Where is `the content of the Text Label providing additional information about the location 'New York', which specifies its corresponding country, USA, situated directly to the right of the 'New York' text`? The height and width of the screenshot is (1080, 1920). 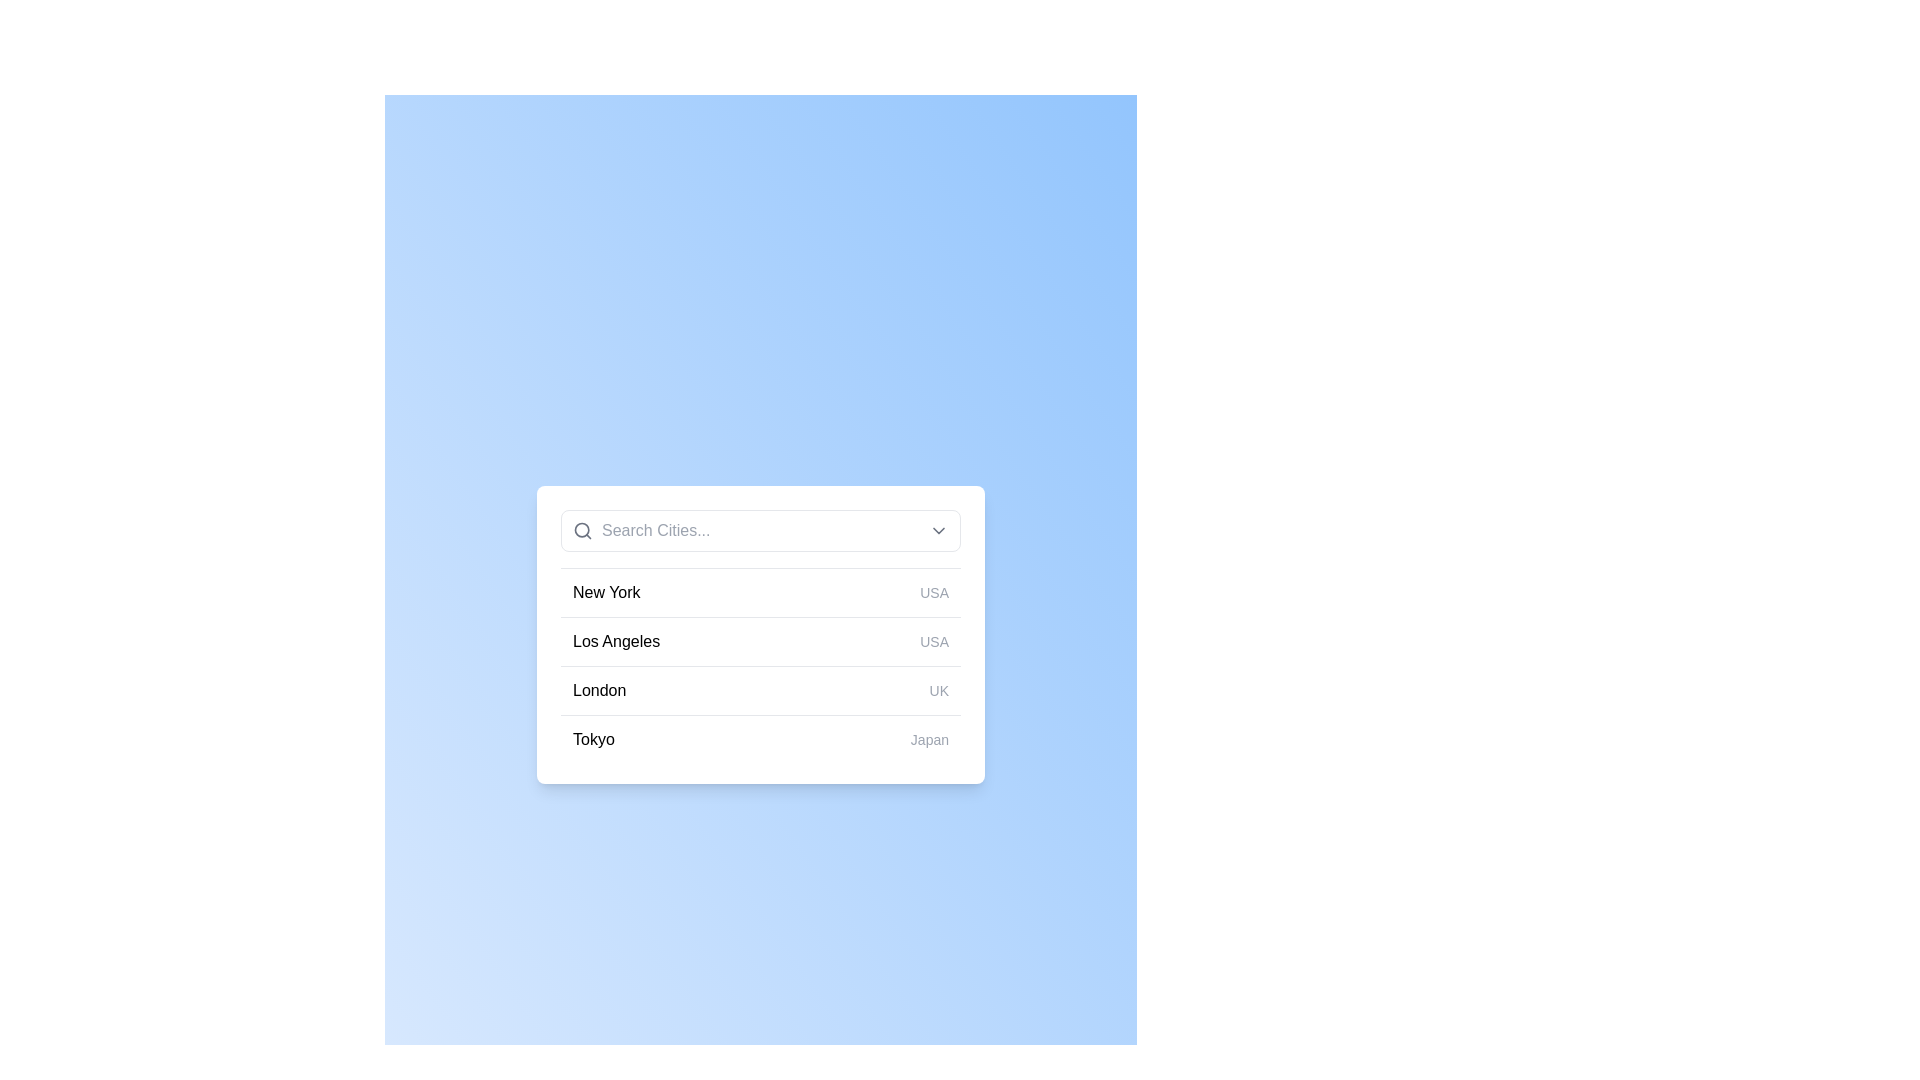 the content of the Text Label providing additional information about the location 'New York', which specifies its corresponding country, USA, situated directly to the right of the 'New York' text is located at coordinates (933, 592).